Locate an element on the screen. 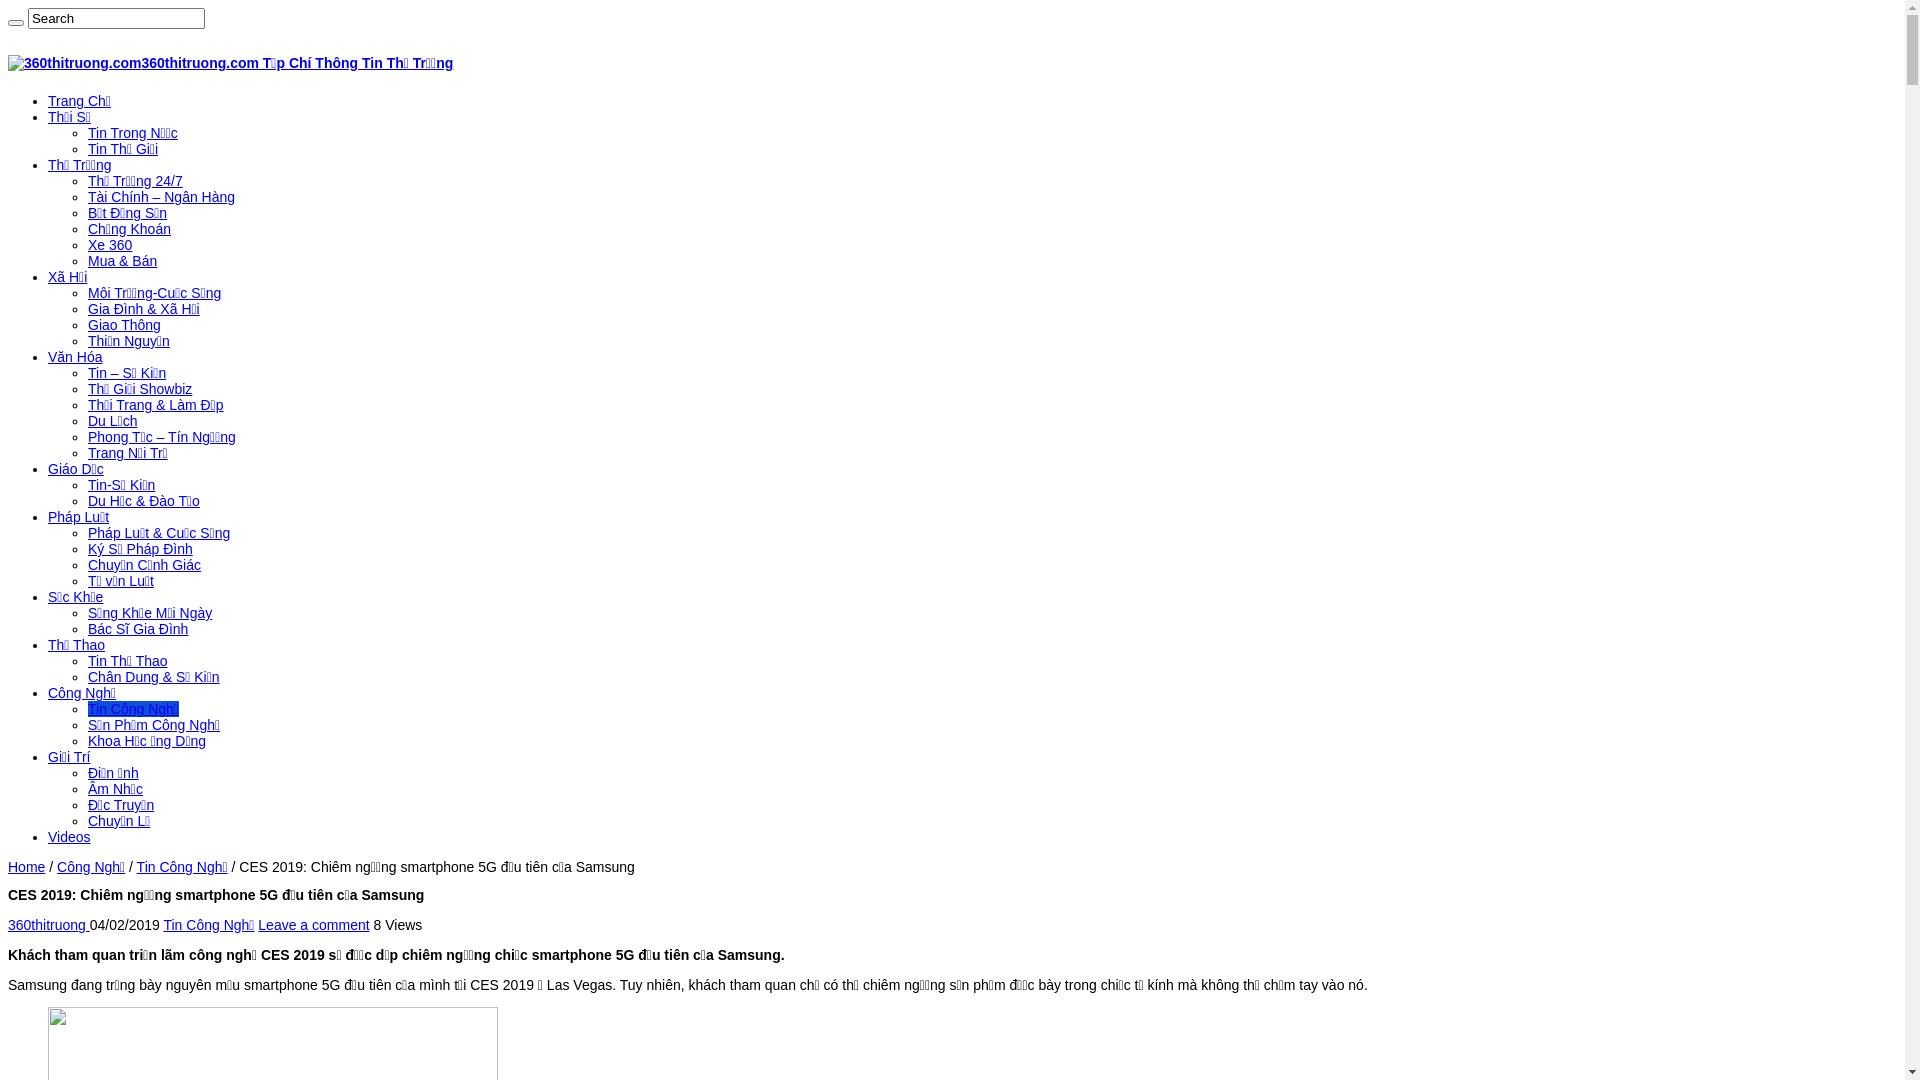  'Search' is located at coordinates (15, 23).